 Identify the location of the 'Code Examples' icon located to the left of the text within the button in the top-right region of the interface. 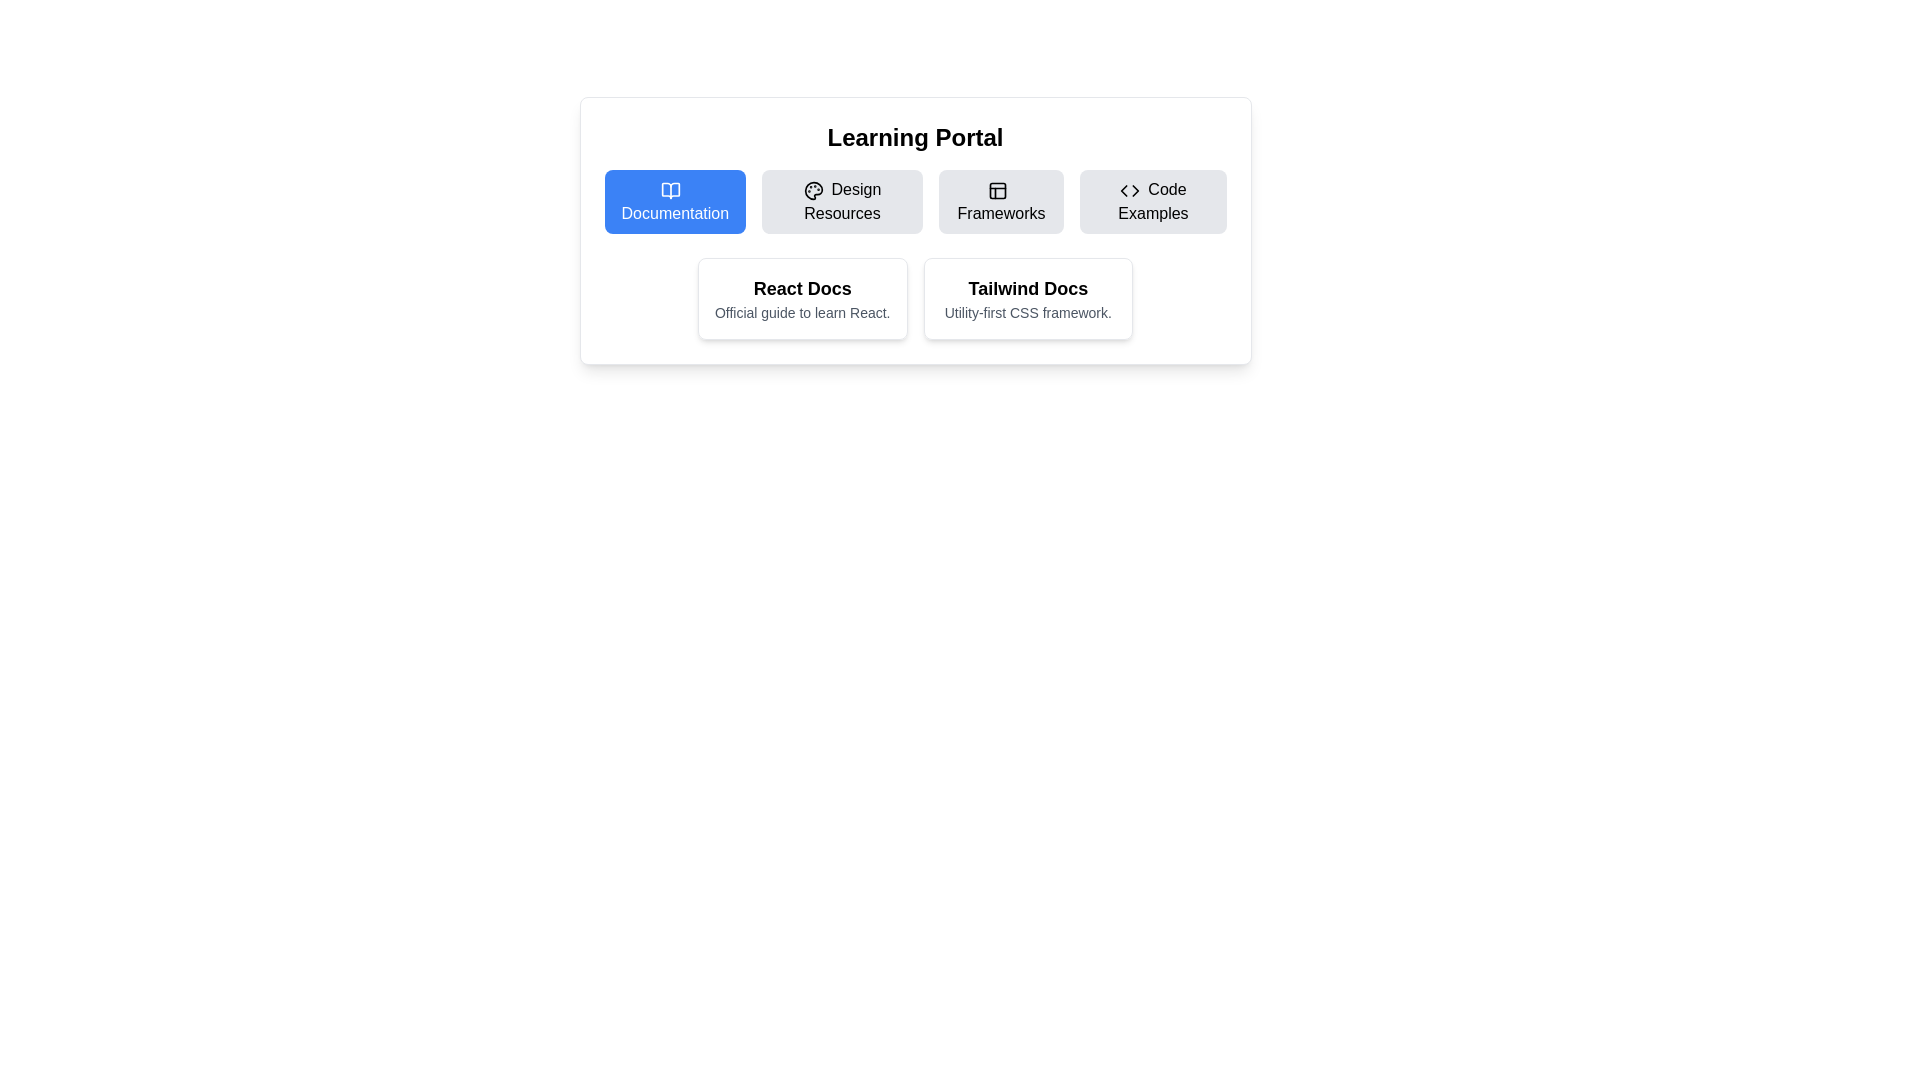
(1130, 190).